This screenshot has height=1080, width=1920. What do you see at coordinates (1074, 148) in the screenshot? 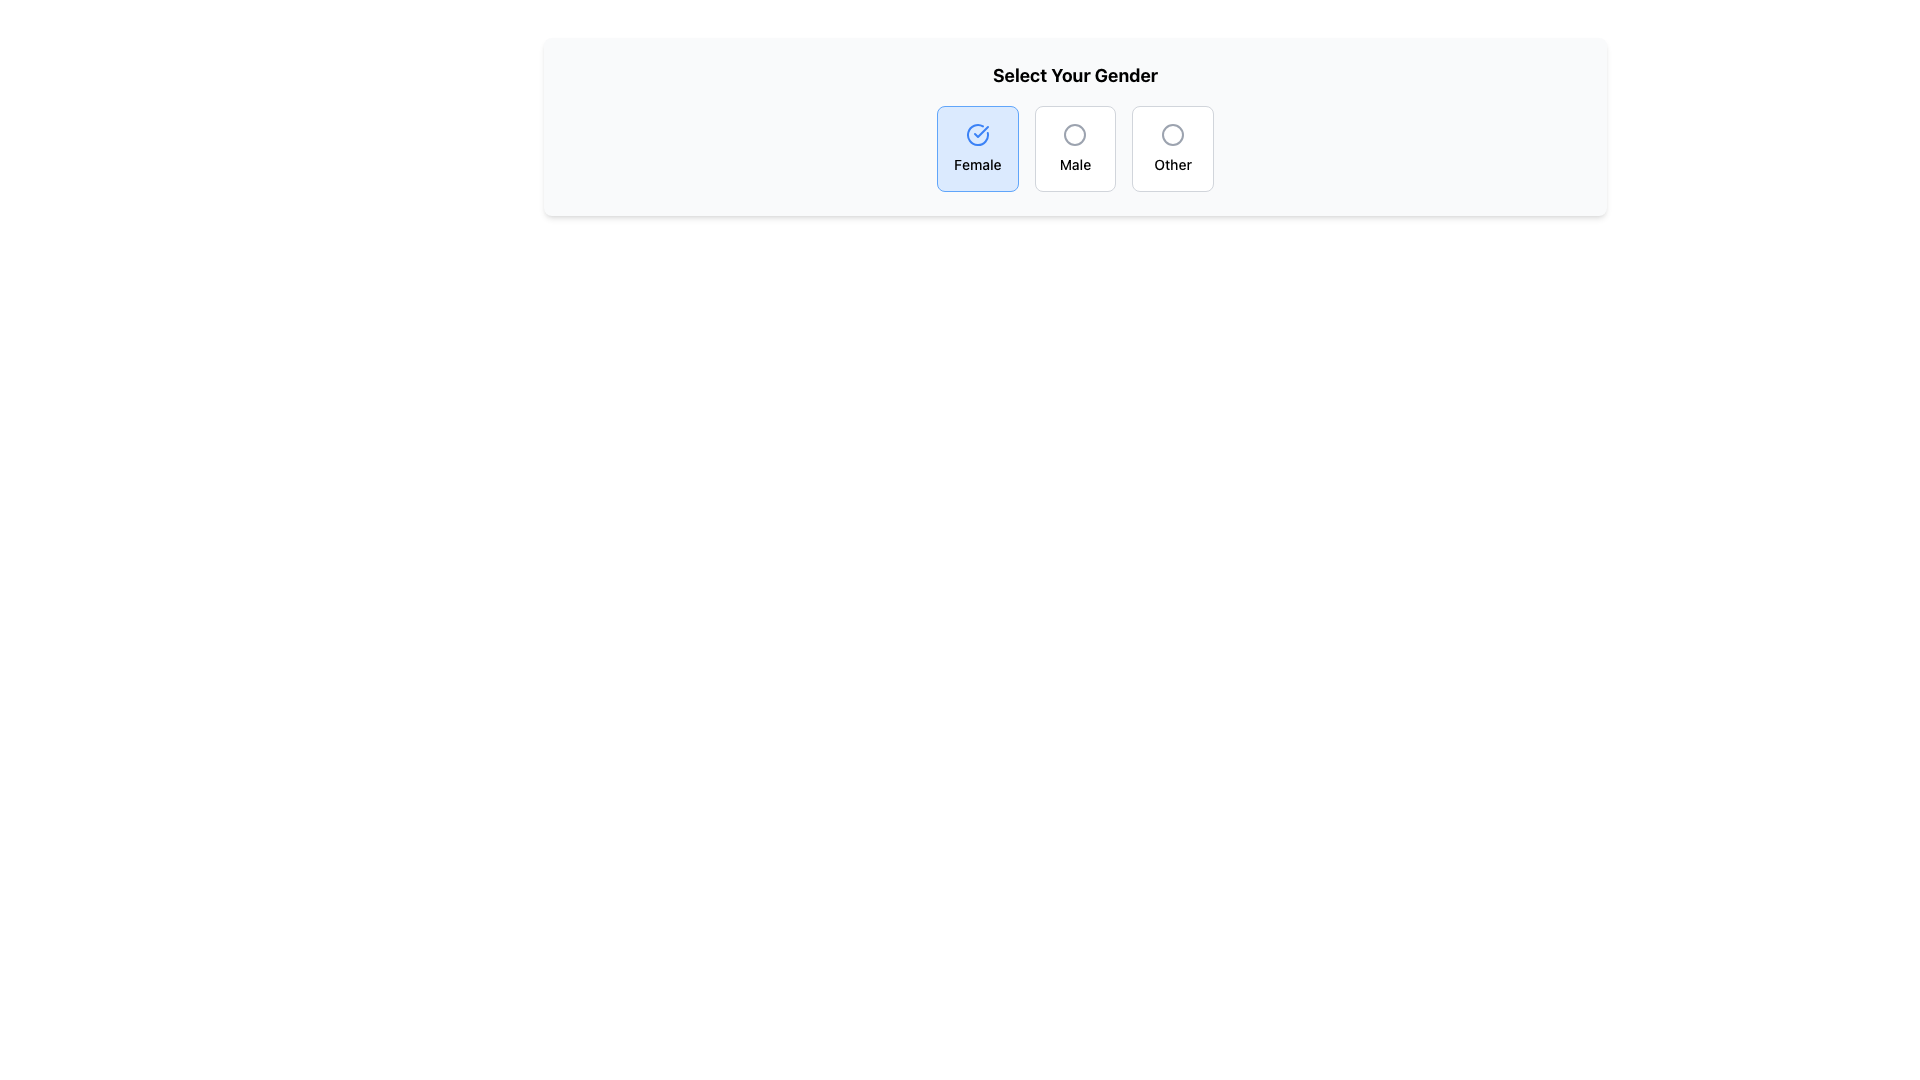
I see `the 'Male' gender selection card in the grid of button cards for hover effects` at bounding box center [1074, 148].